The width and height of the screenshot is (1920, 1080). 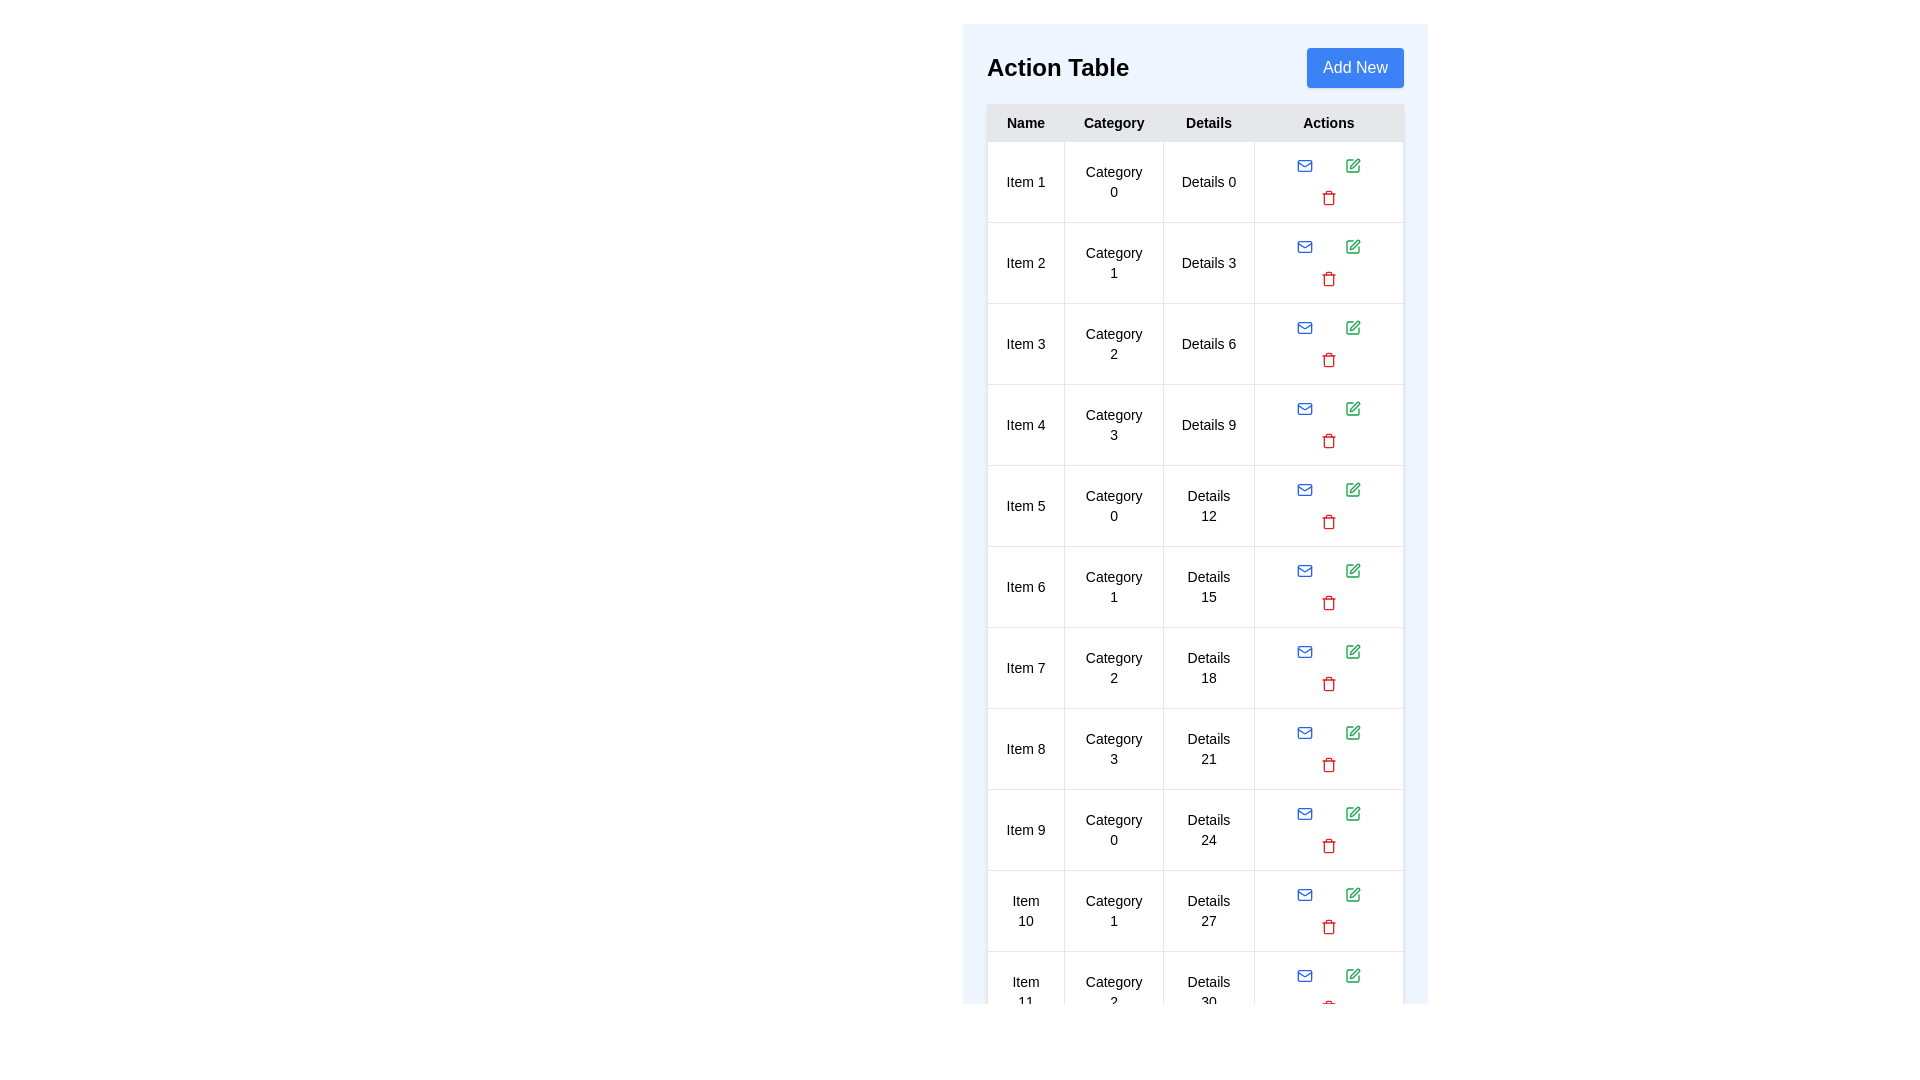 I want to click on the trash icon for the specified item to delete it, so click(x=1328, y=197).